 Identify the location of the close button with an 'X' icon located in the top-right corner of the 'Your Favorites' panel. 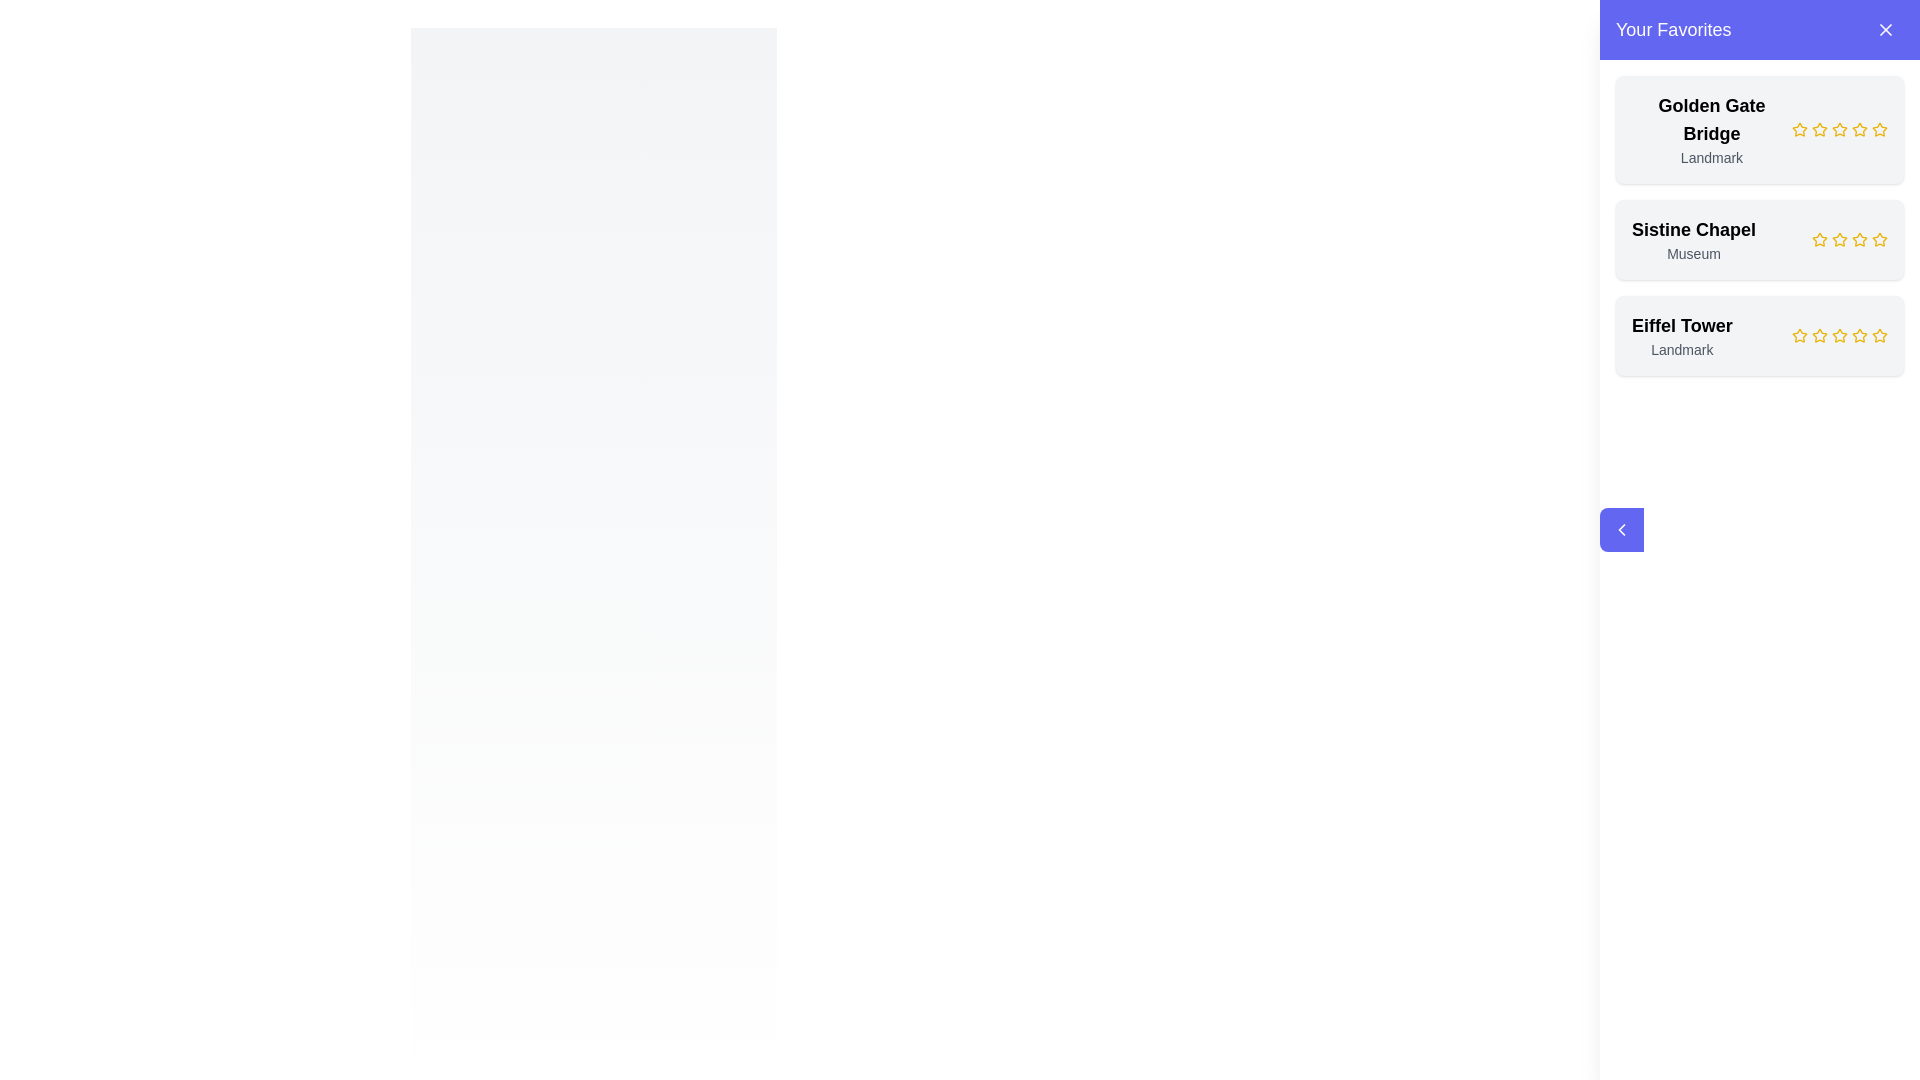
(1885, 30).